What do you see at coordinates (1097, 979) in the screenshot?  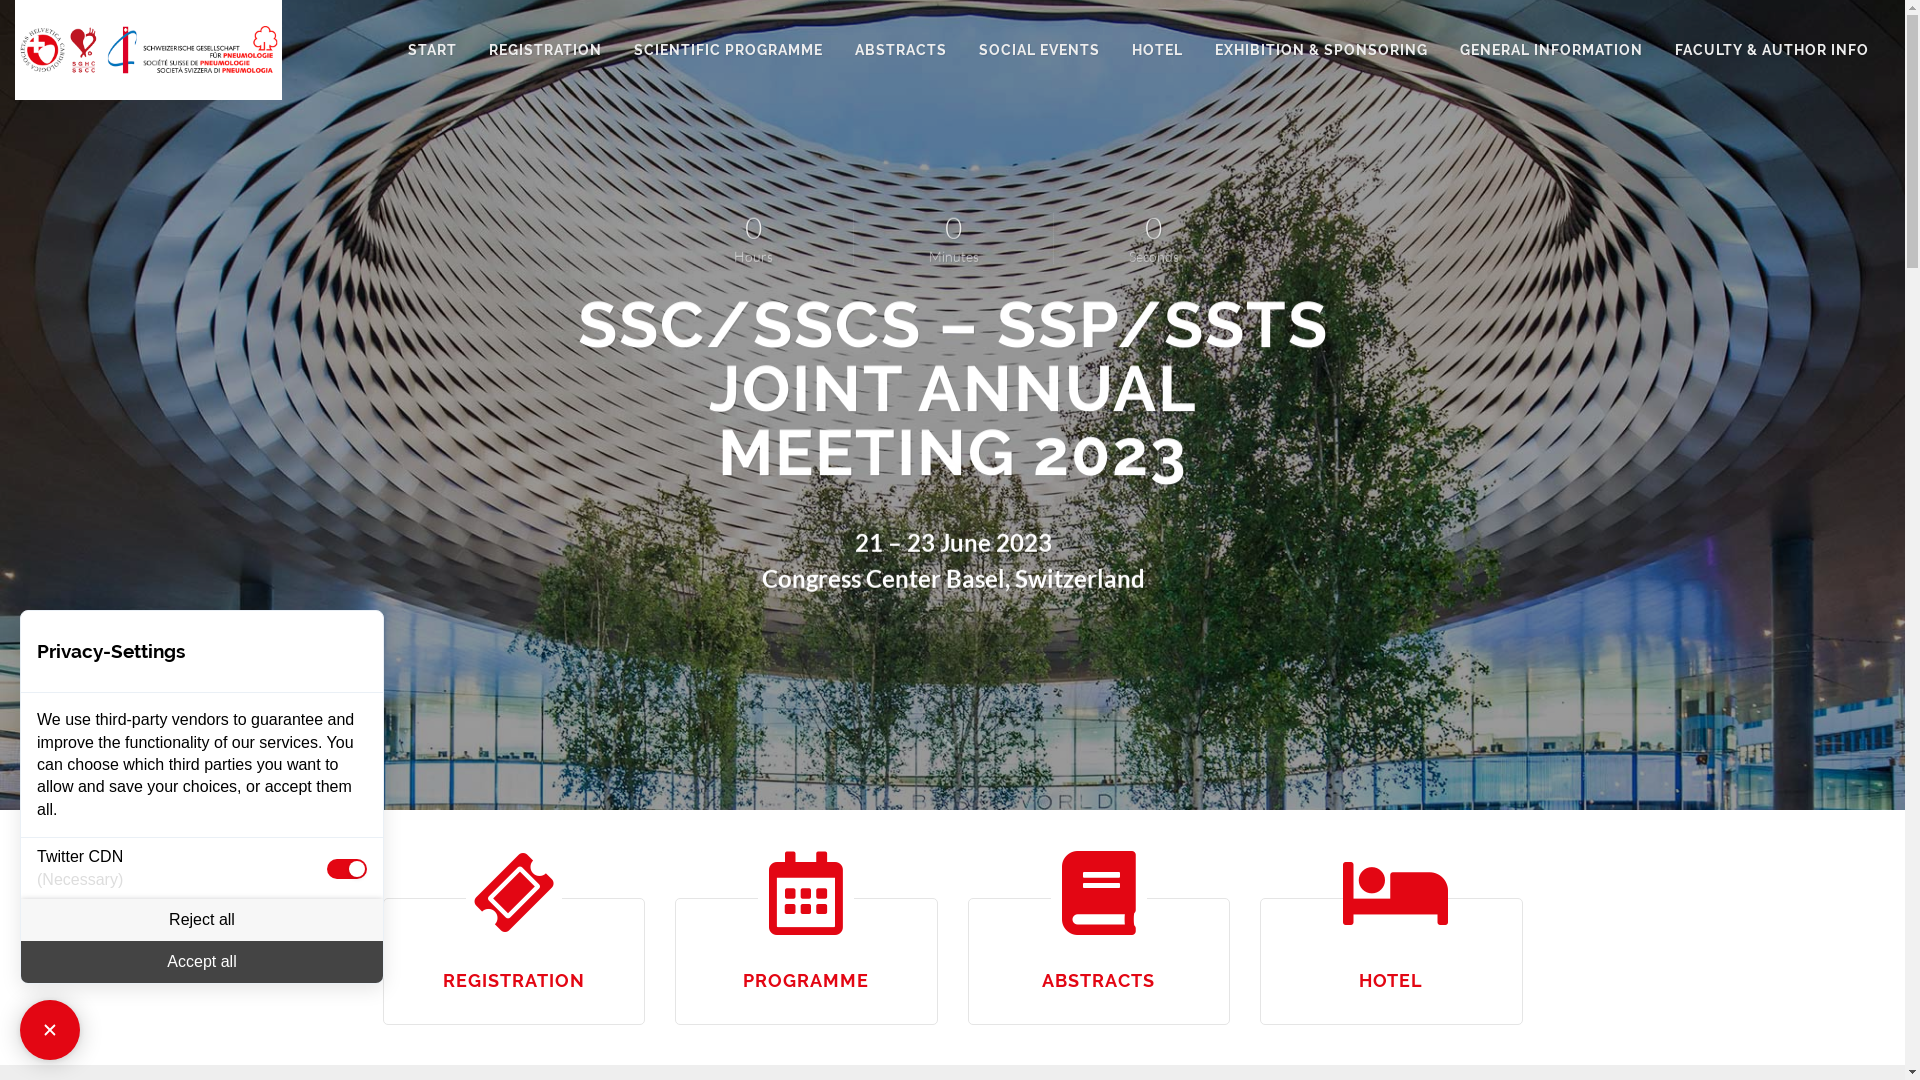 I see `'ABSTRACTS'` at bounding box center [1097, 979].